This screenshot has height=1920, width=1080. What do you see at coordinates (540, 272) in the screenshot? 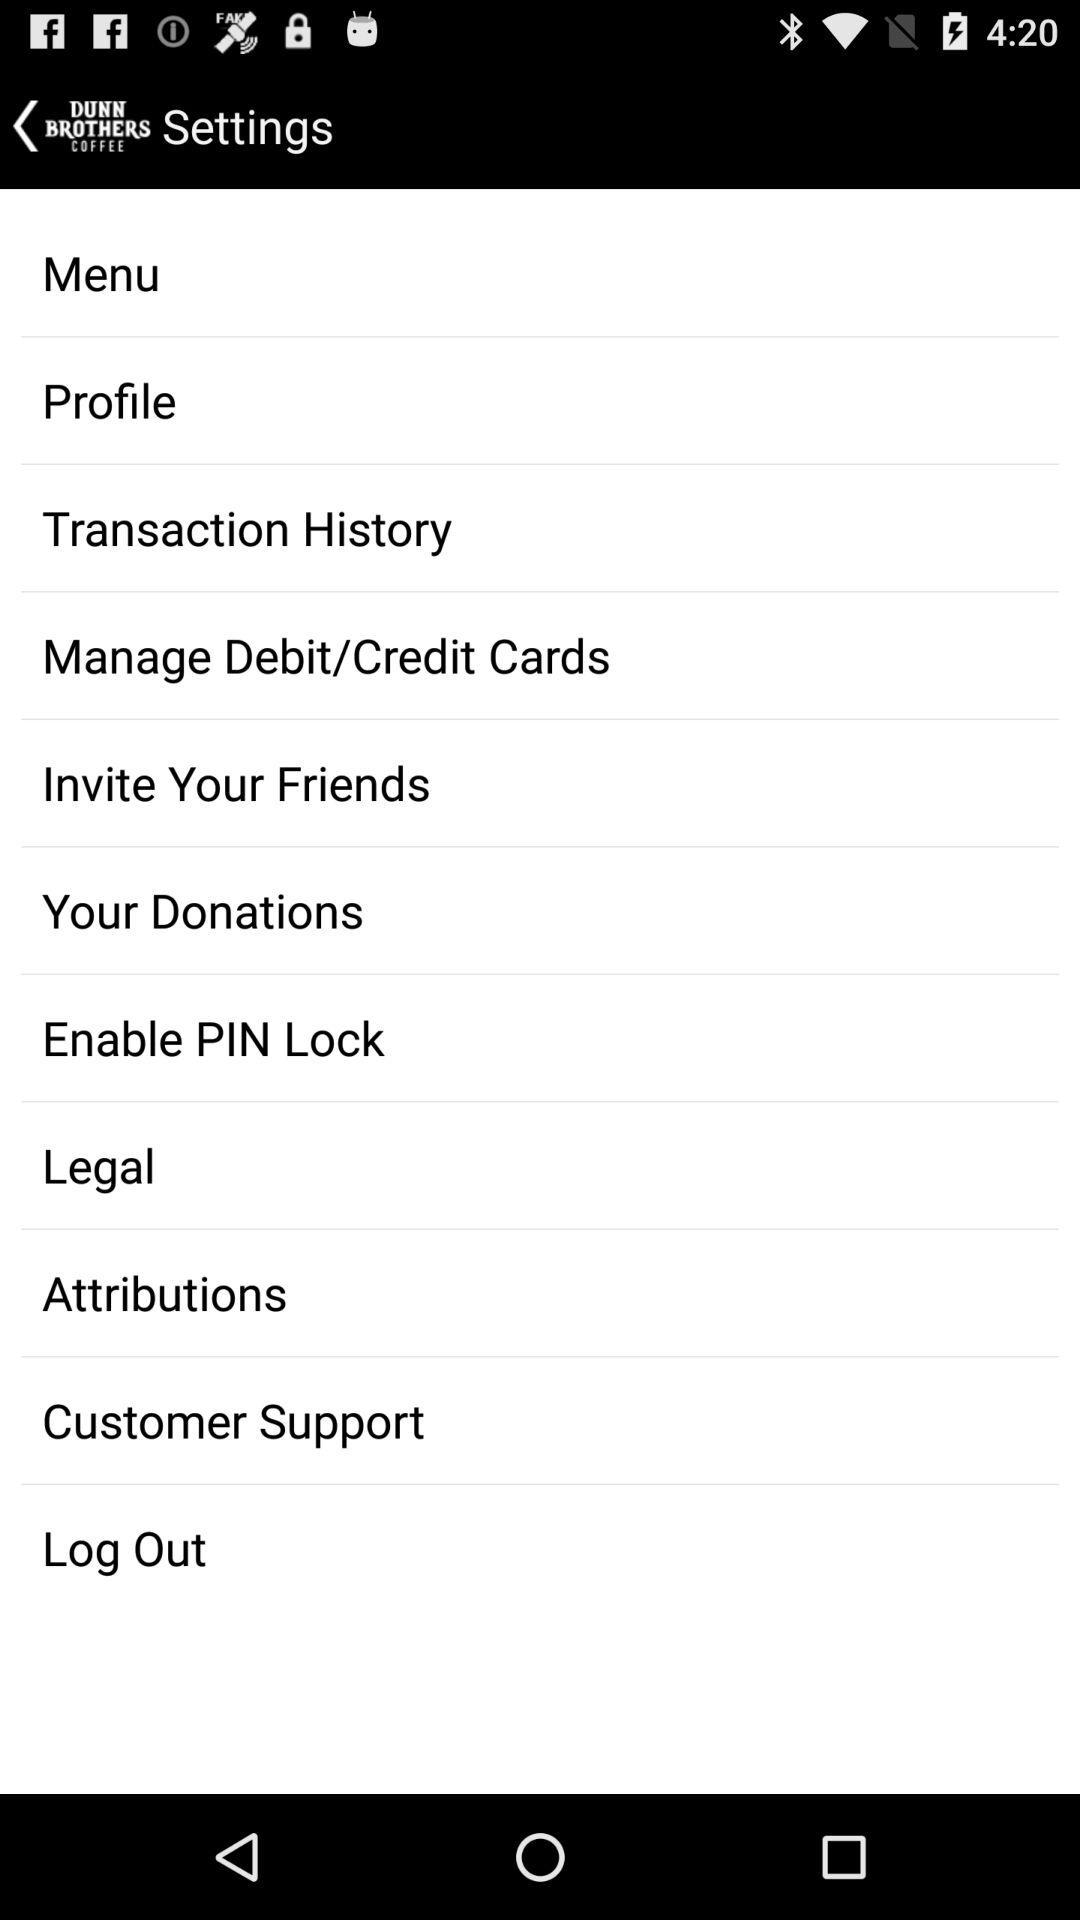
I see `app below the settings app` at bounding box center [540, 272].